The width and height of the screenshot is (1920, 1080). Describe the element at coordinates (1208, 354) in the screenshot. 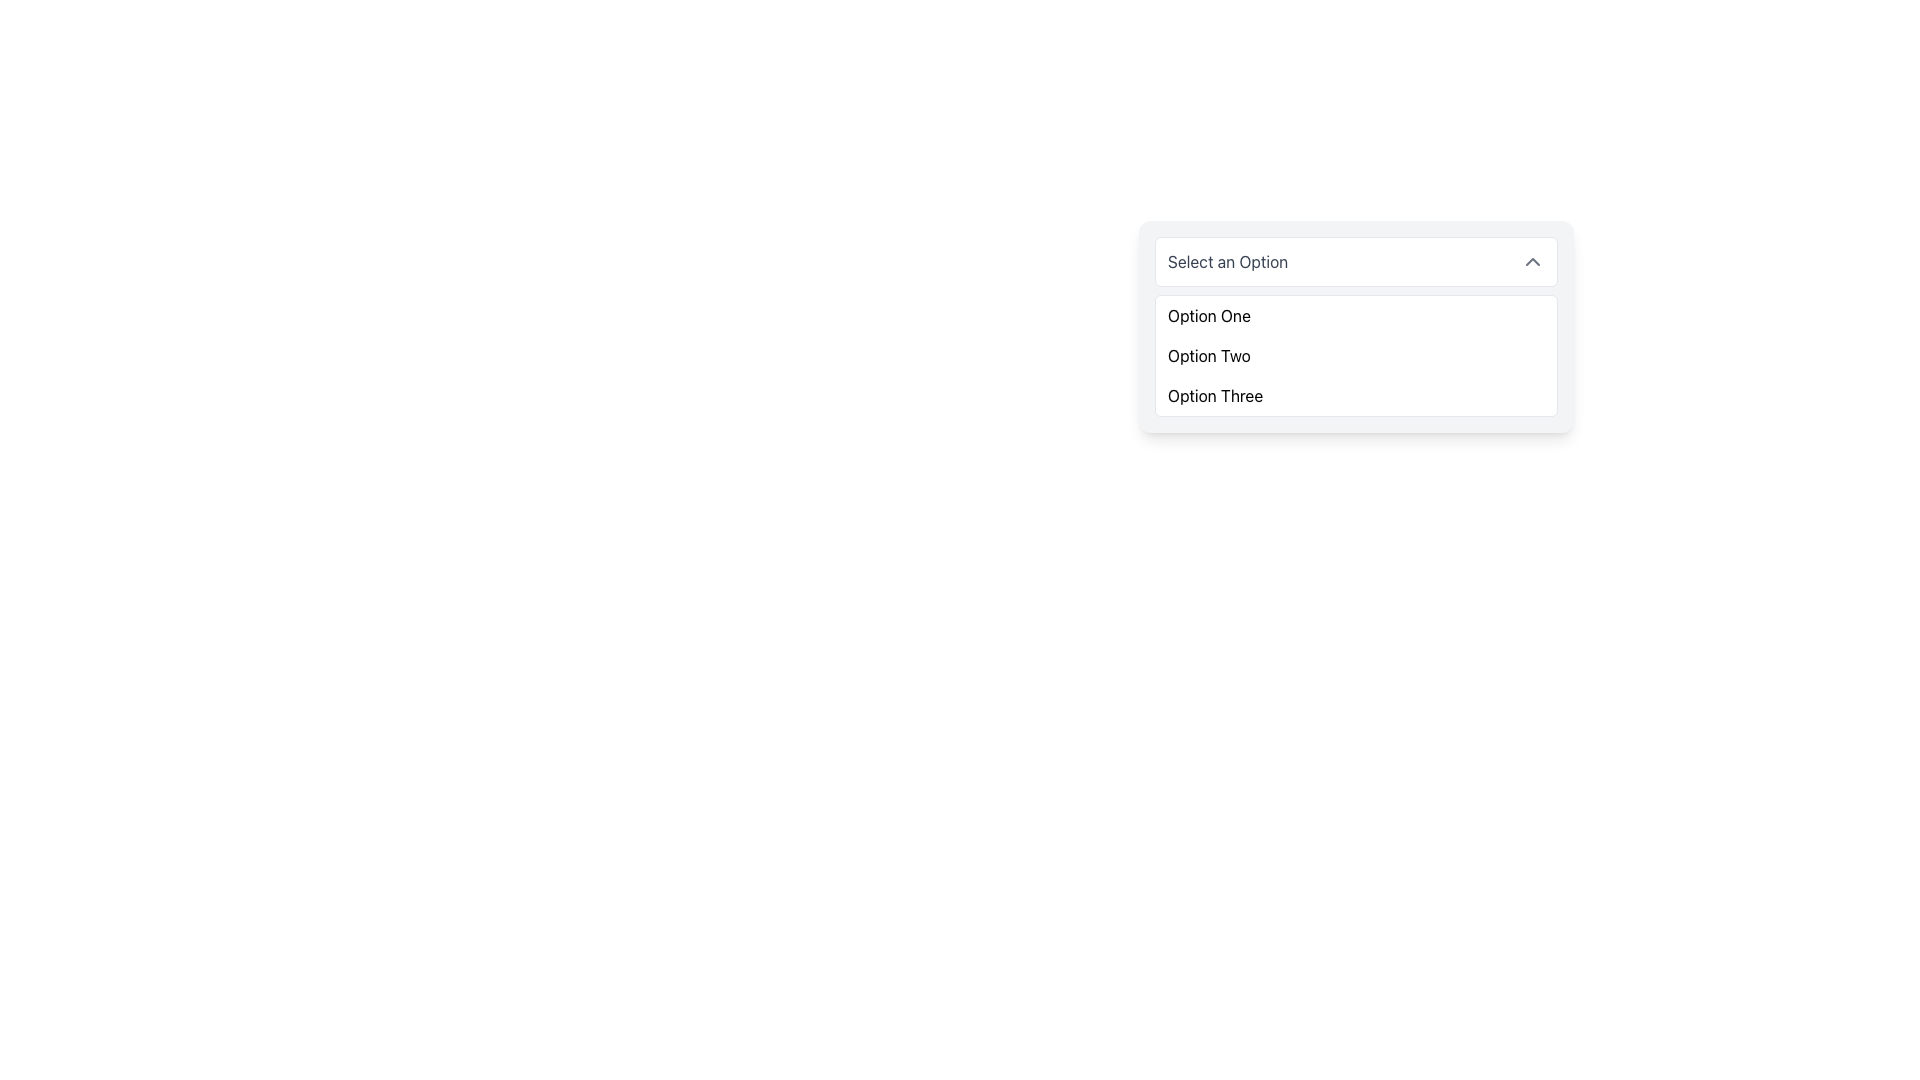

I see `to select the 'Option Two' from the dropdown menu` at that location.